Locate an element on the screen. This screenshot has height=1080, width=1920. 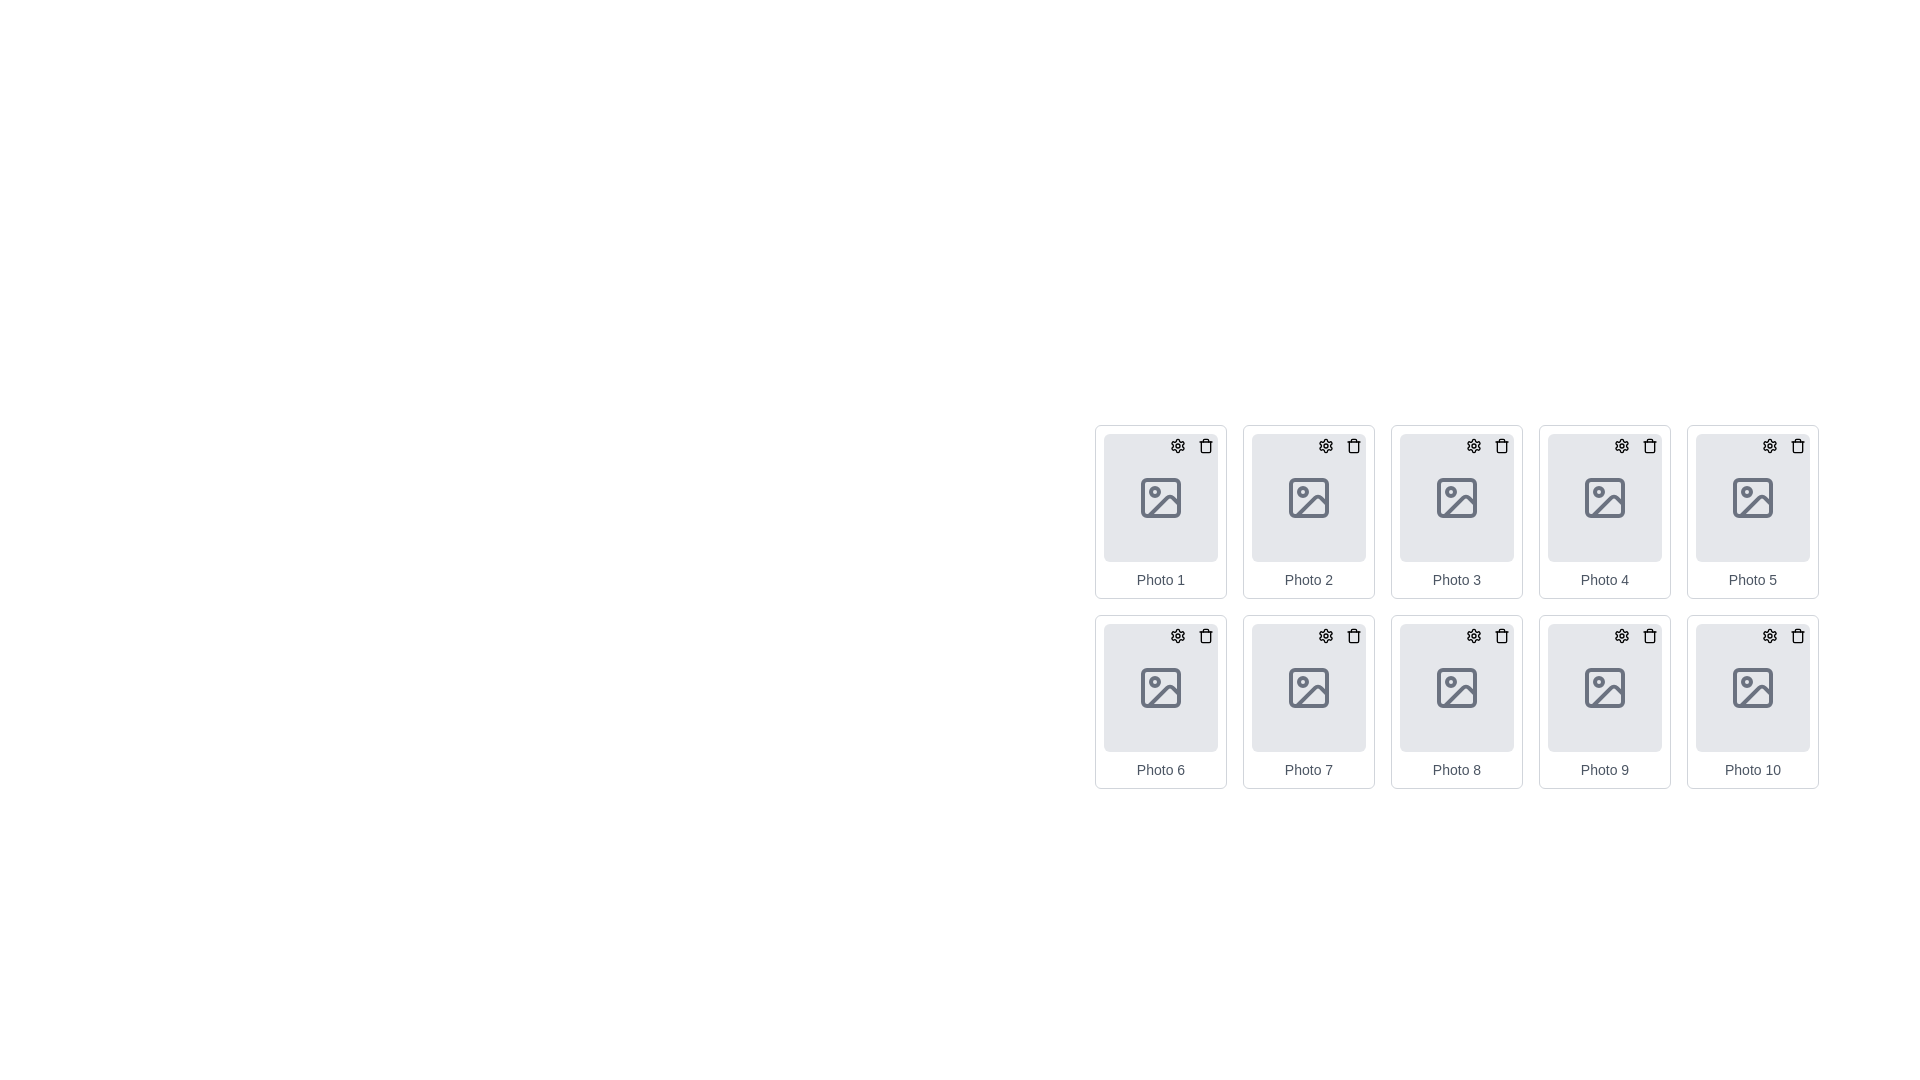
the settings icon located in the upper-right corner of the 'Photo 8' card is located at coordinates (1473, 636).